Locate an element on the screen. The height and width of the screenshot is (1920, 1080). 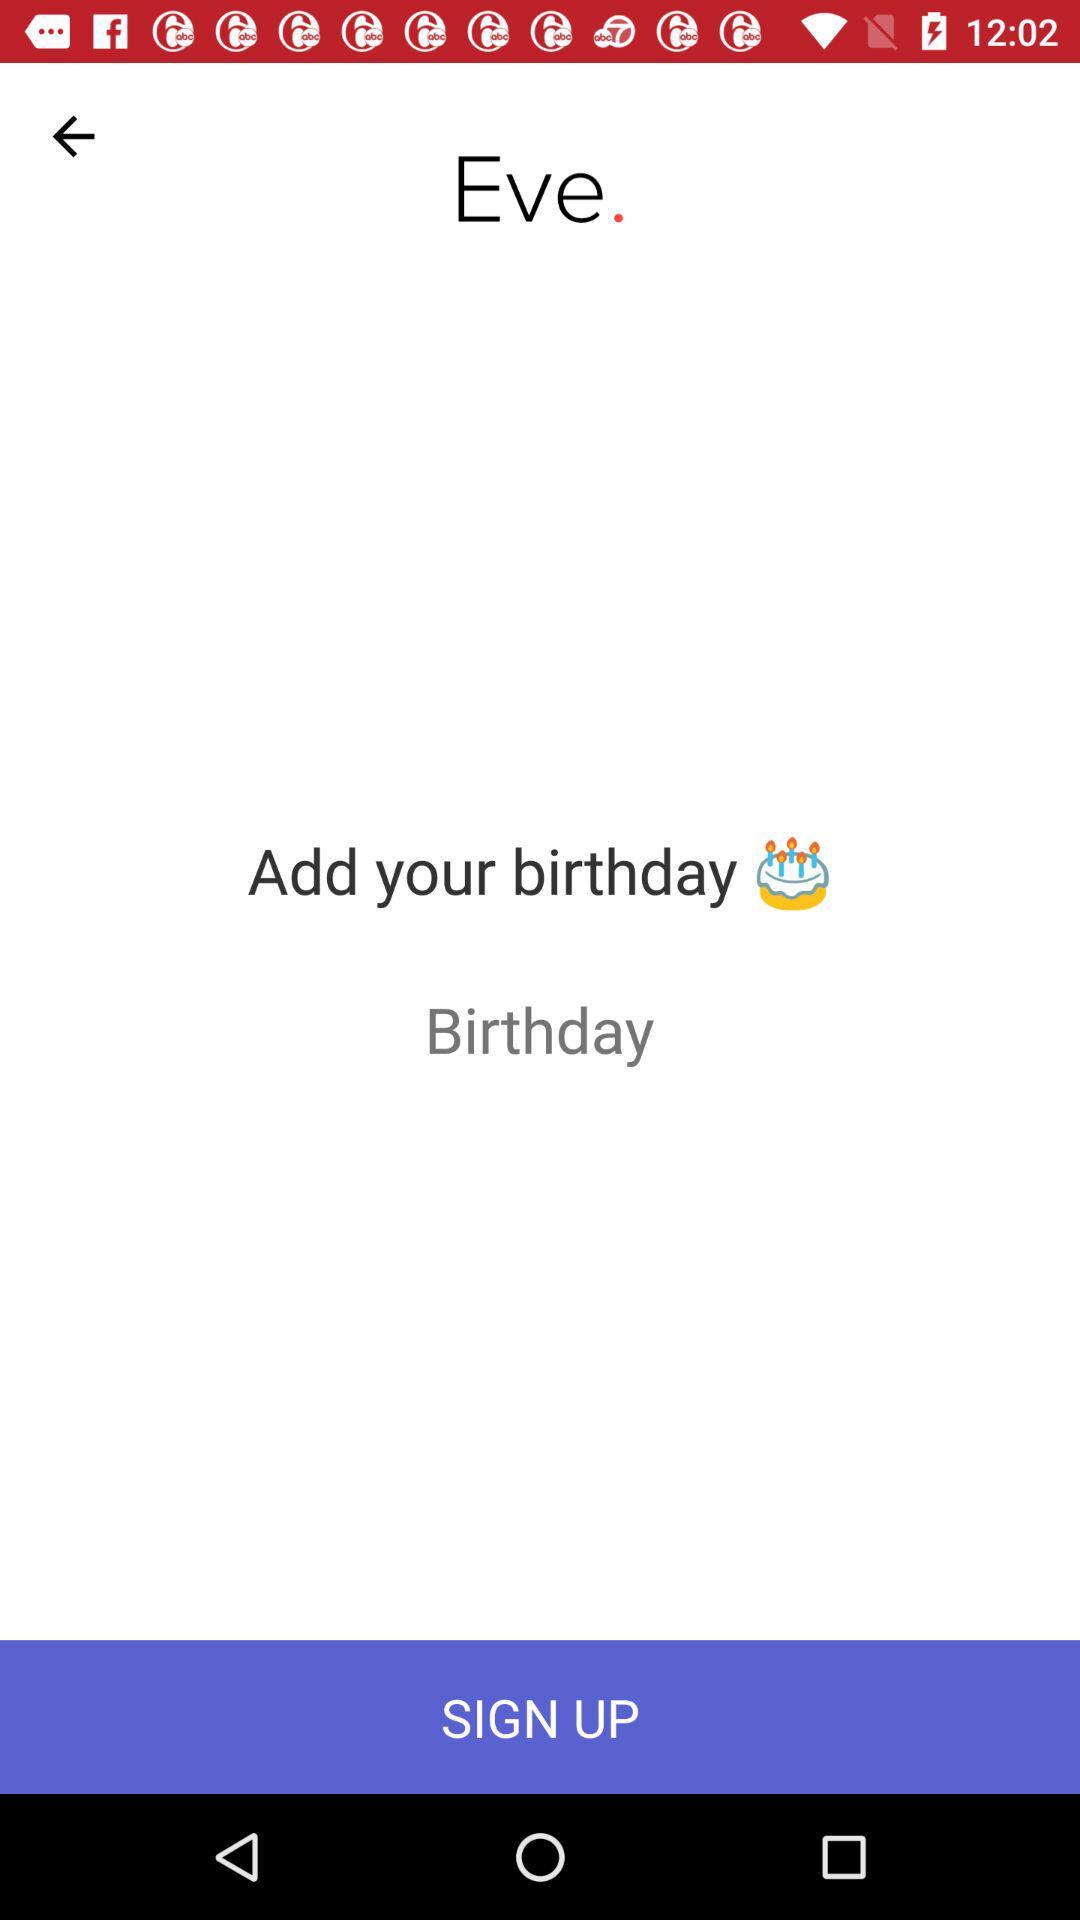
the words is located at coordinates (538, 1028).